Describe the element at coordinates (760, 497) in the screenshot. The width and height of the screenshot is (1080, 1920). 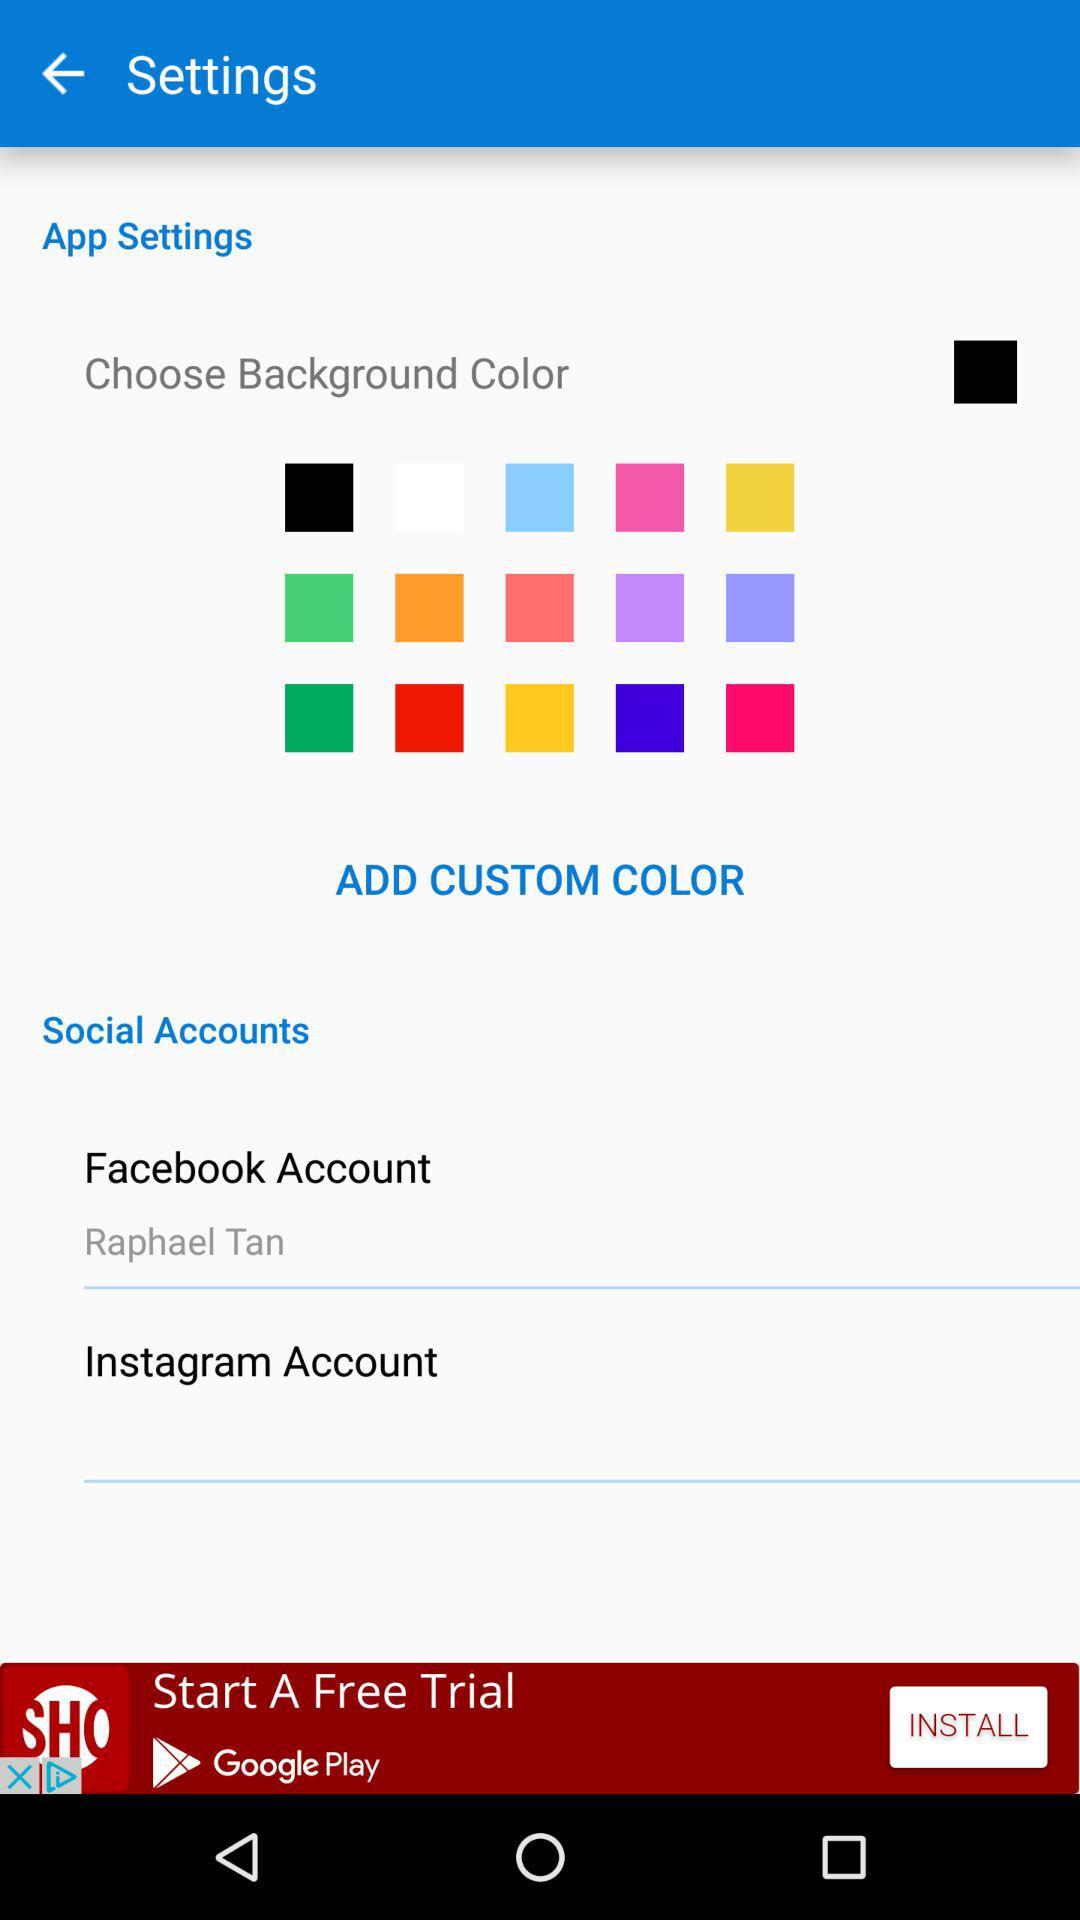
I see `color` at that location.